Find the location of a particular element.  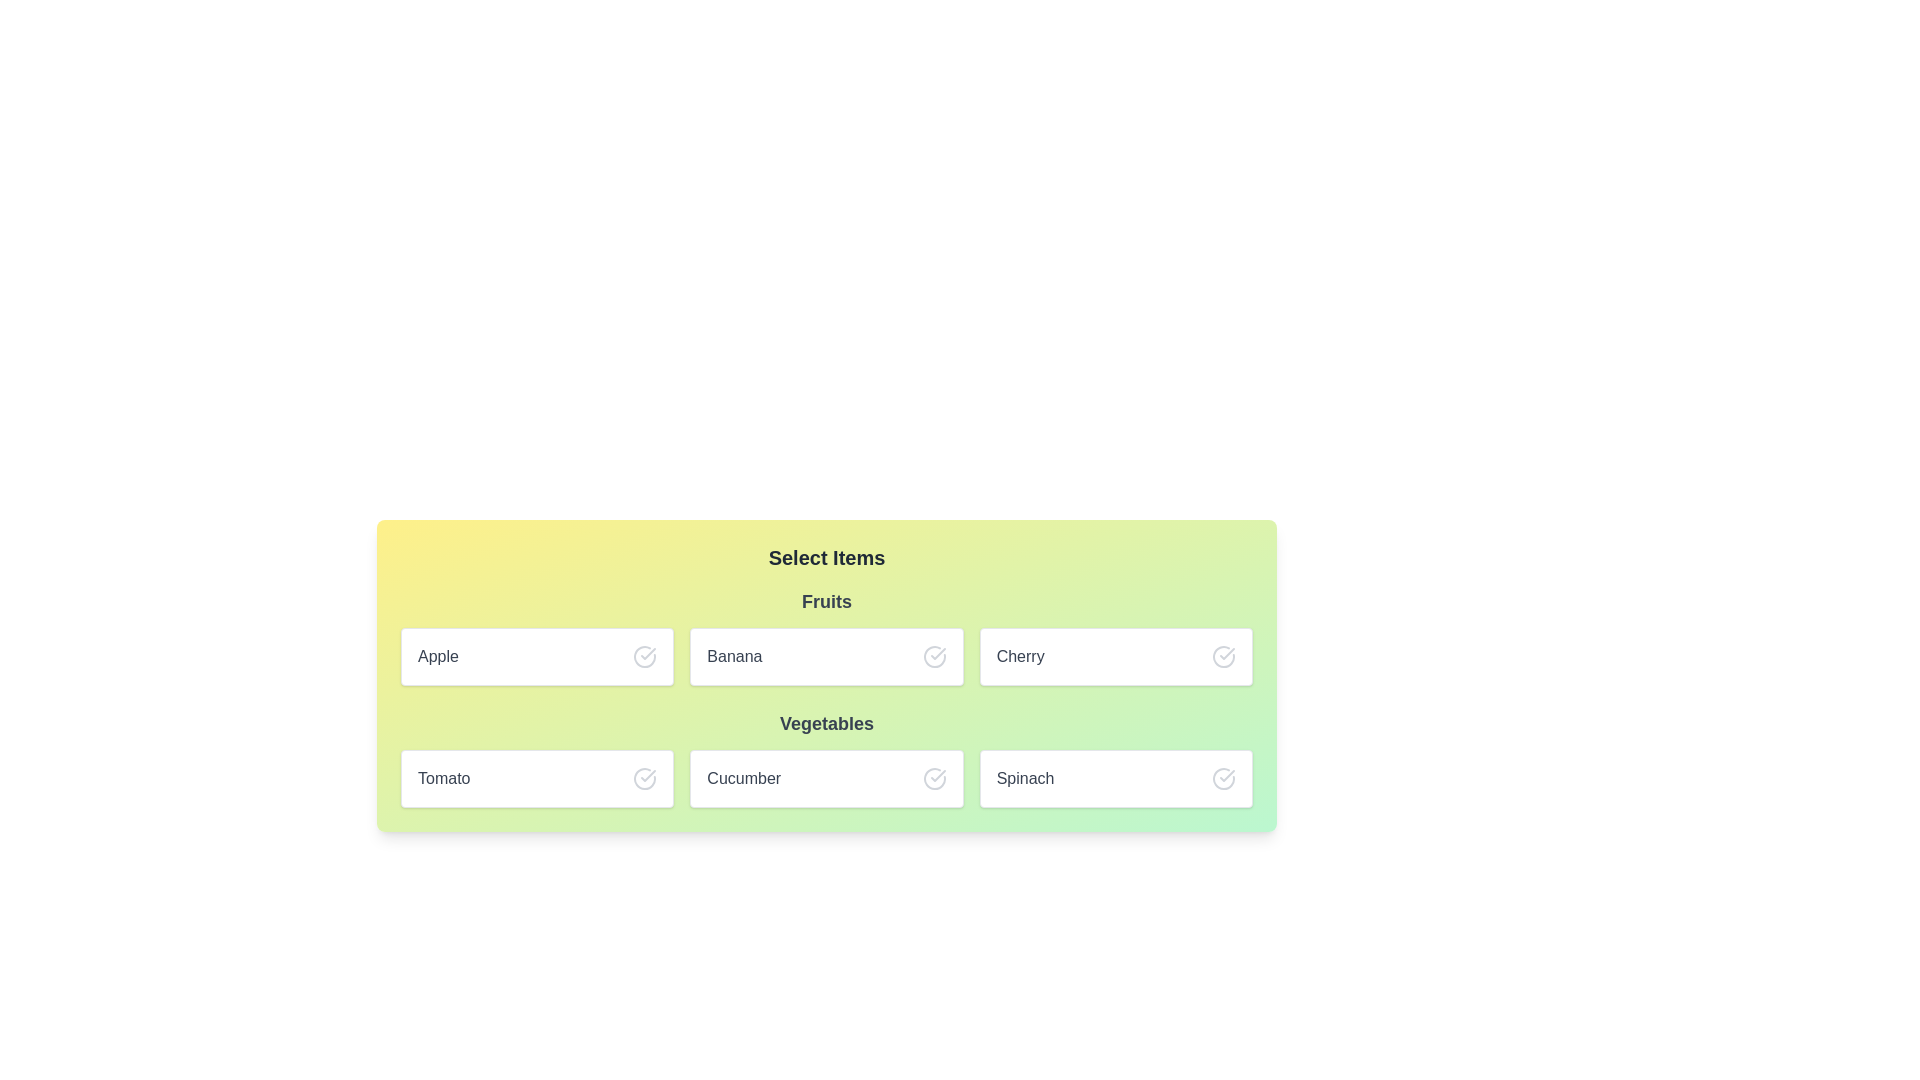

the checkmark SVG icon indicating selection or confirmation for the 'Spinach' item, located to the right of the 'Spinach' text label in the 'Vegetables' section is located at coordinates (1226, 774).